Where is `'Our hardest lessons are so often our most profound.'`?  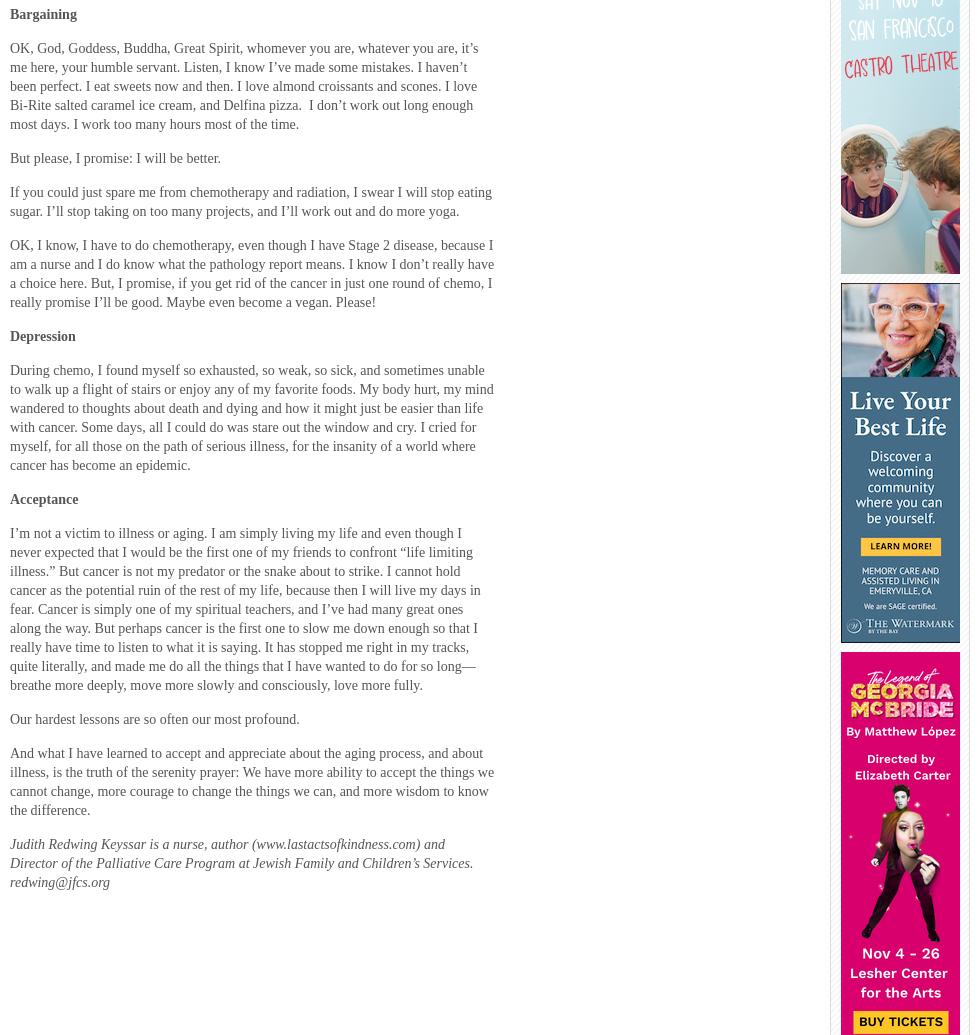
'Our hardest lessons are so often our most profound.' is located at coordinates (154, 717).